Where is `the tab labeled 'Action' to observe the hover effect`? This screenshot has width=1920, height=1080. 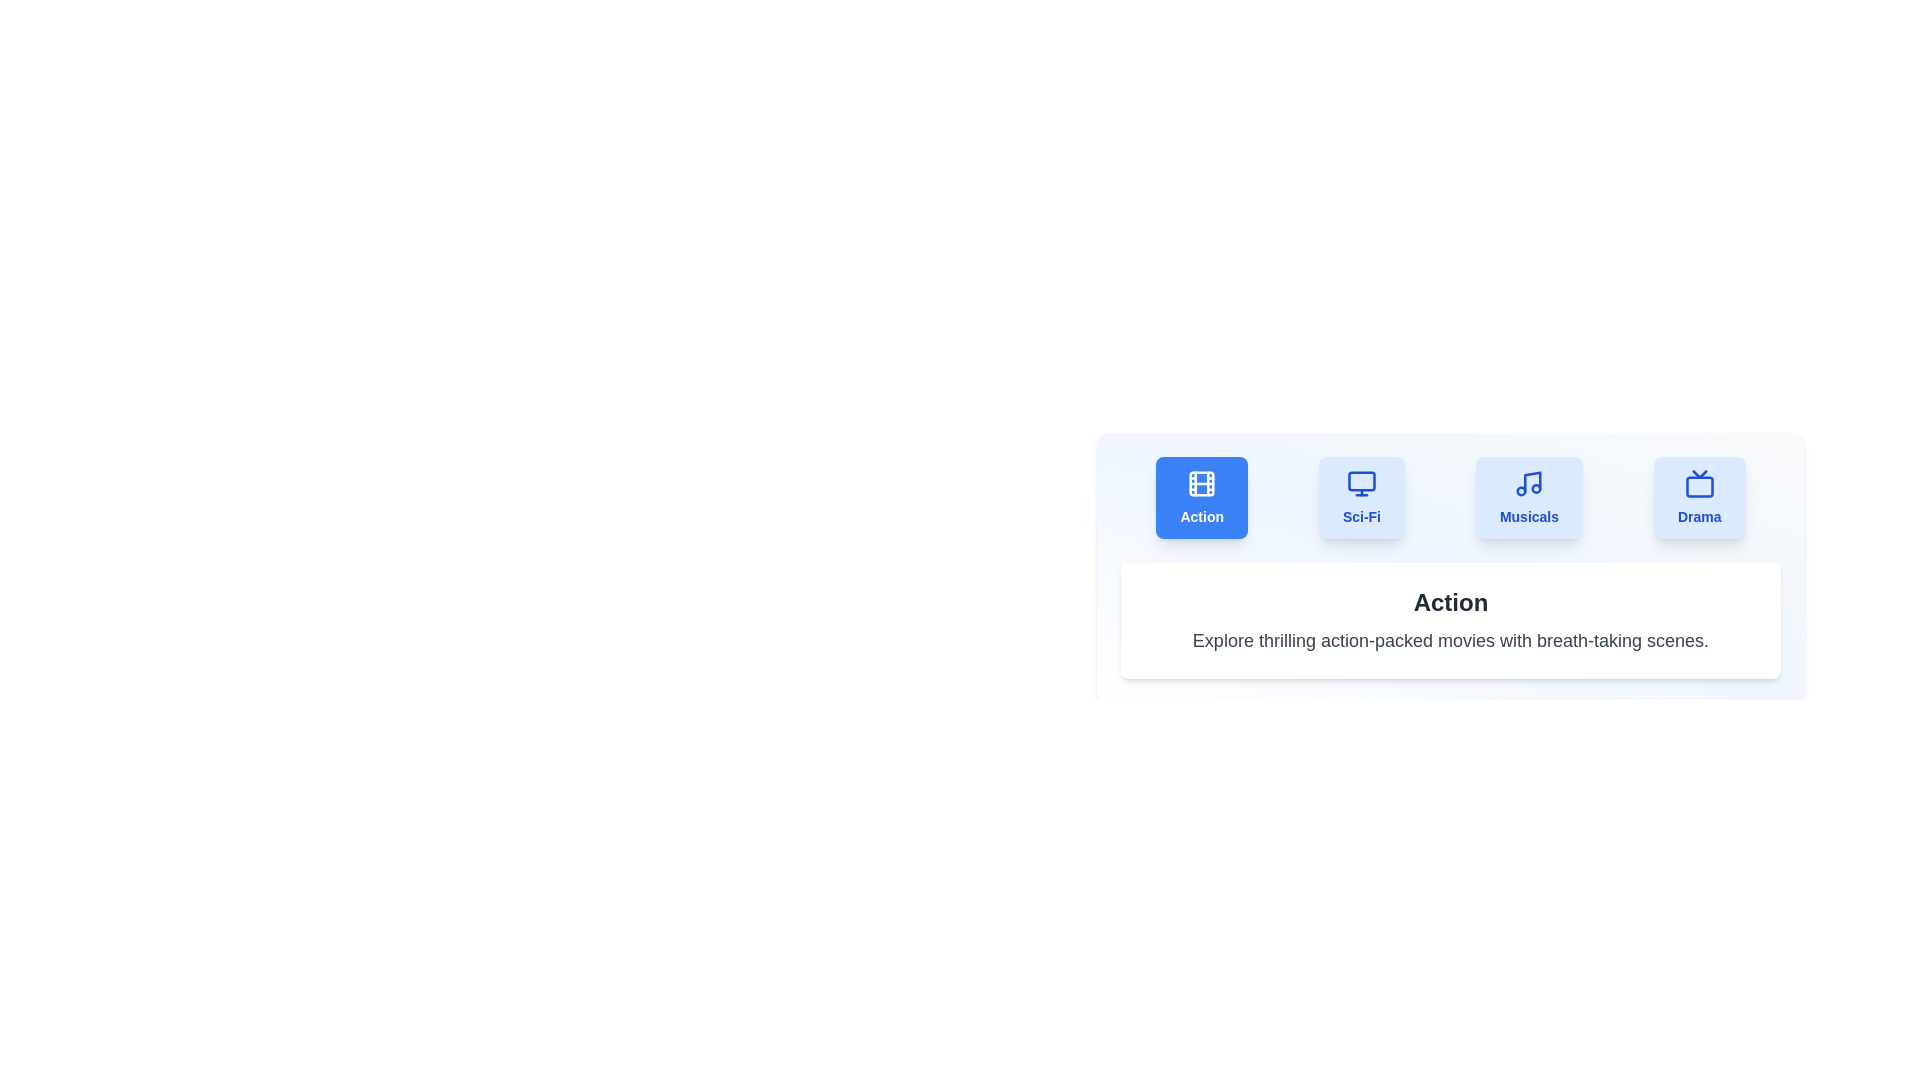
the tab labeled 'Action' to observe the hover effect is located at coordinates (1201, 496).